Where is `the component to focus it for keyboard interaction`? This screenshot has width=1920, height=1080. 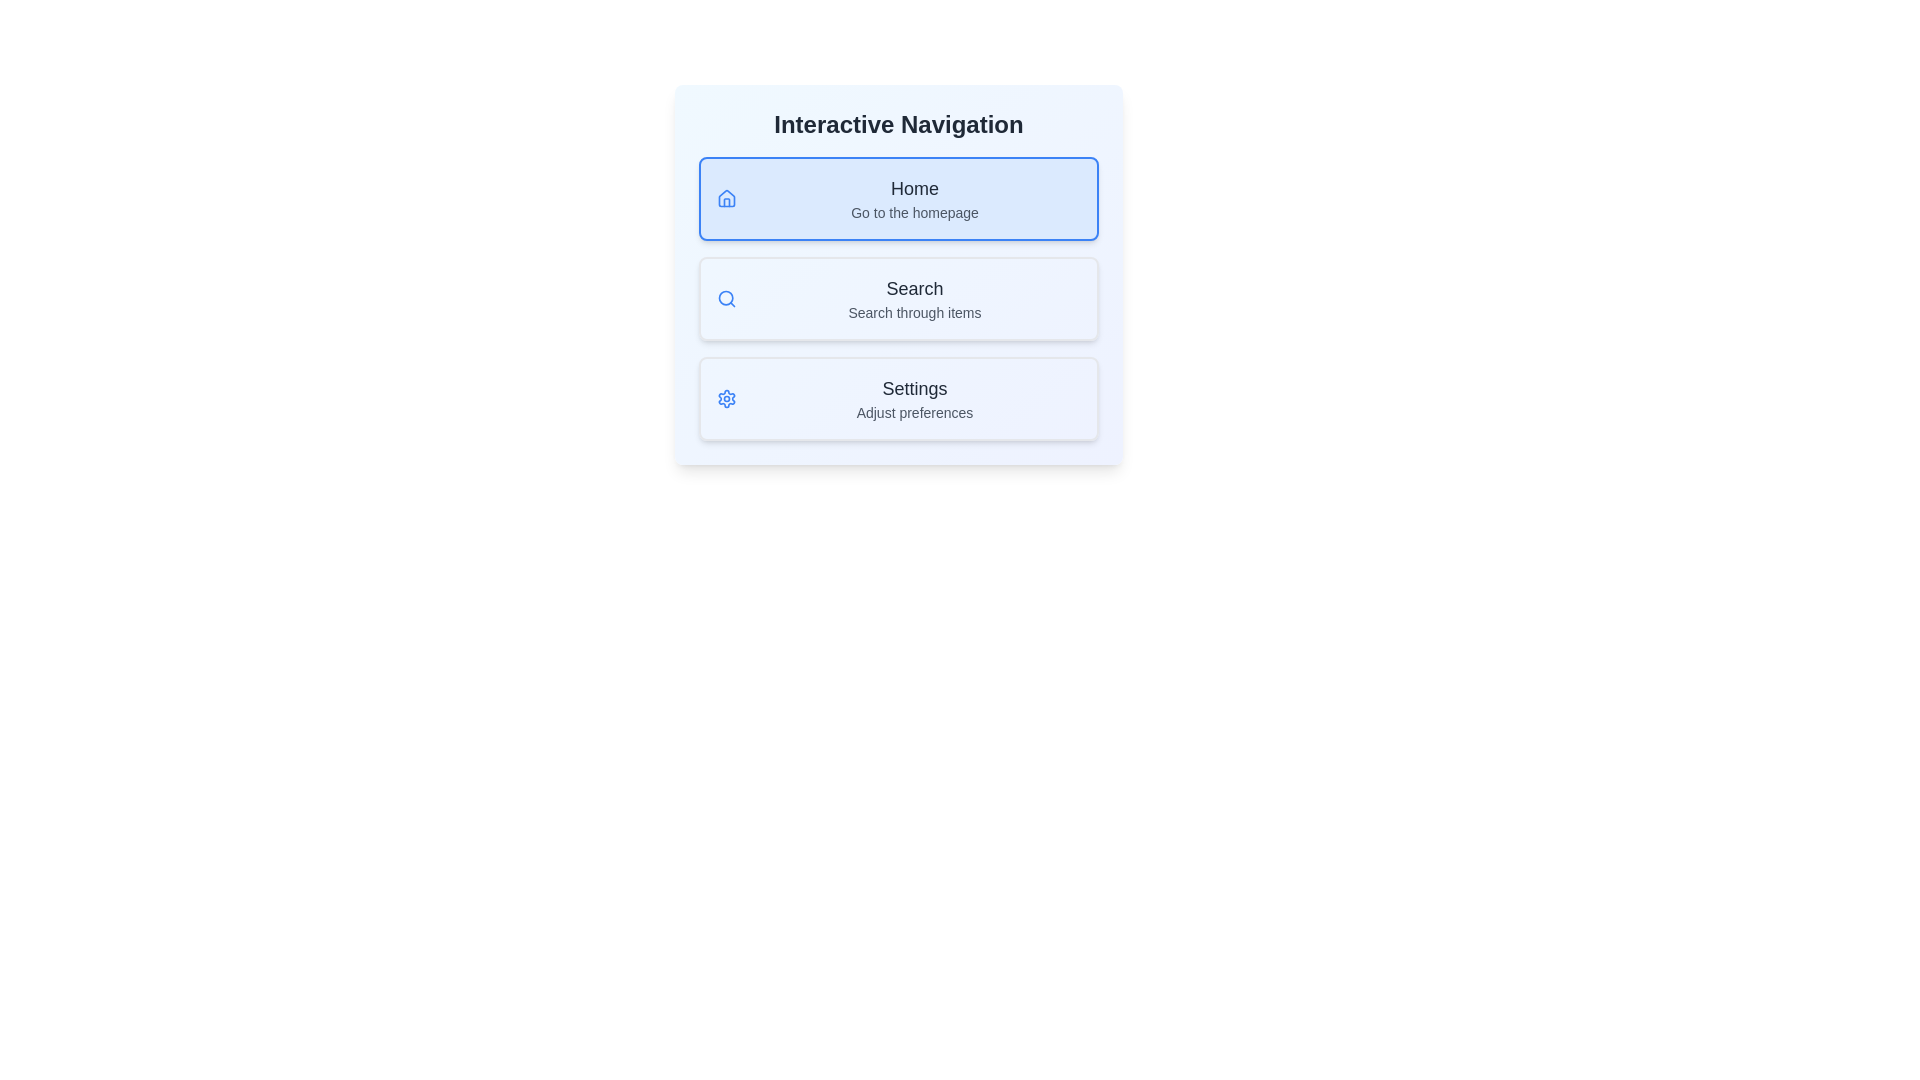
the component to focus it for keyboard interaction is located at coordinates (897, 274).